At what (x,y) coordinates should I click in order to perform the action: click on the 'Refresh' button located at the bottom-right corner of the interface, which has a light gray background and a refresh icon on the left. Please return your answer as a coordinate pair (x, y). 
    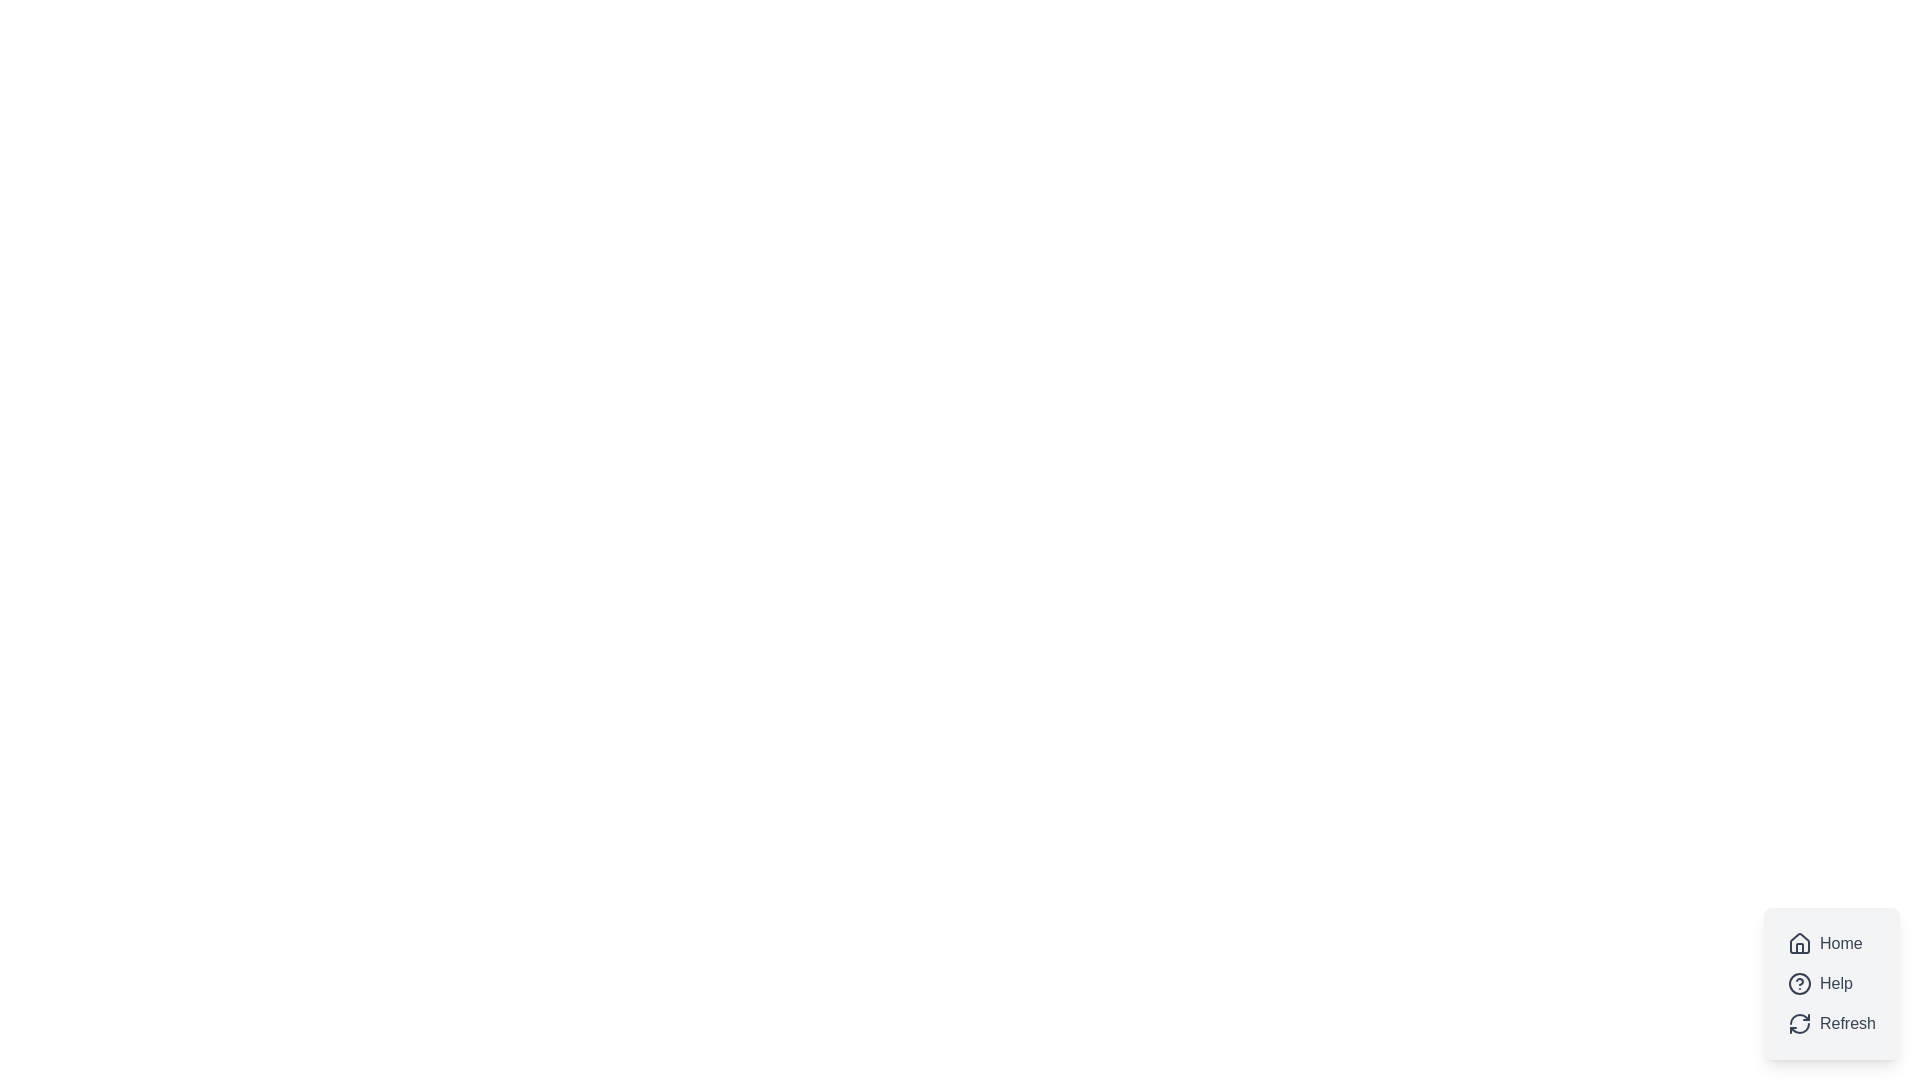
    Looking at the image, I should click on (1832, 1023).